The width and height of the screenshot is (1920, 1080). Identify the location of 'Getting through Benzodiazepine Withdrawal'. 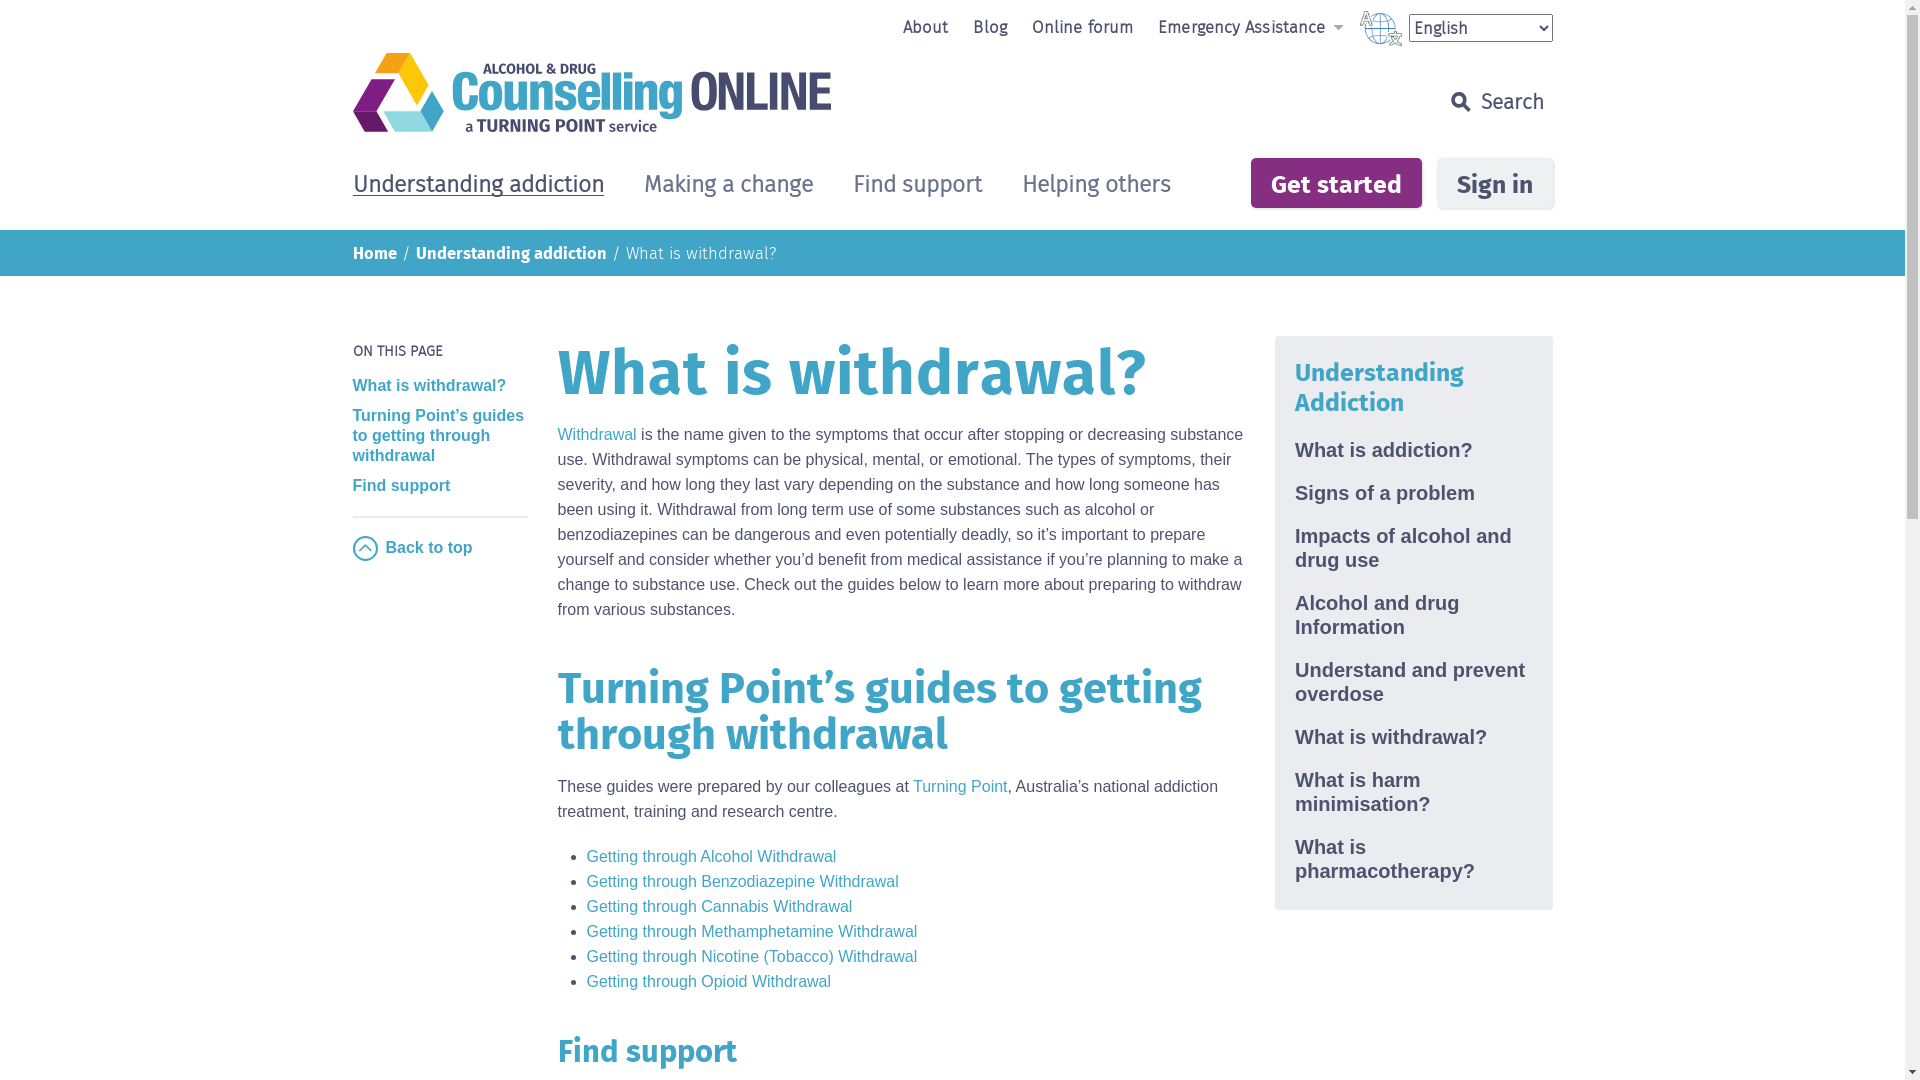
(741, 880).